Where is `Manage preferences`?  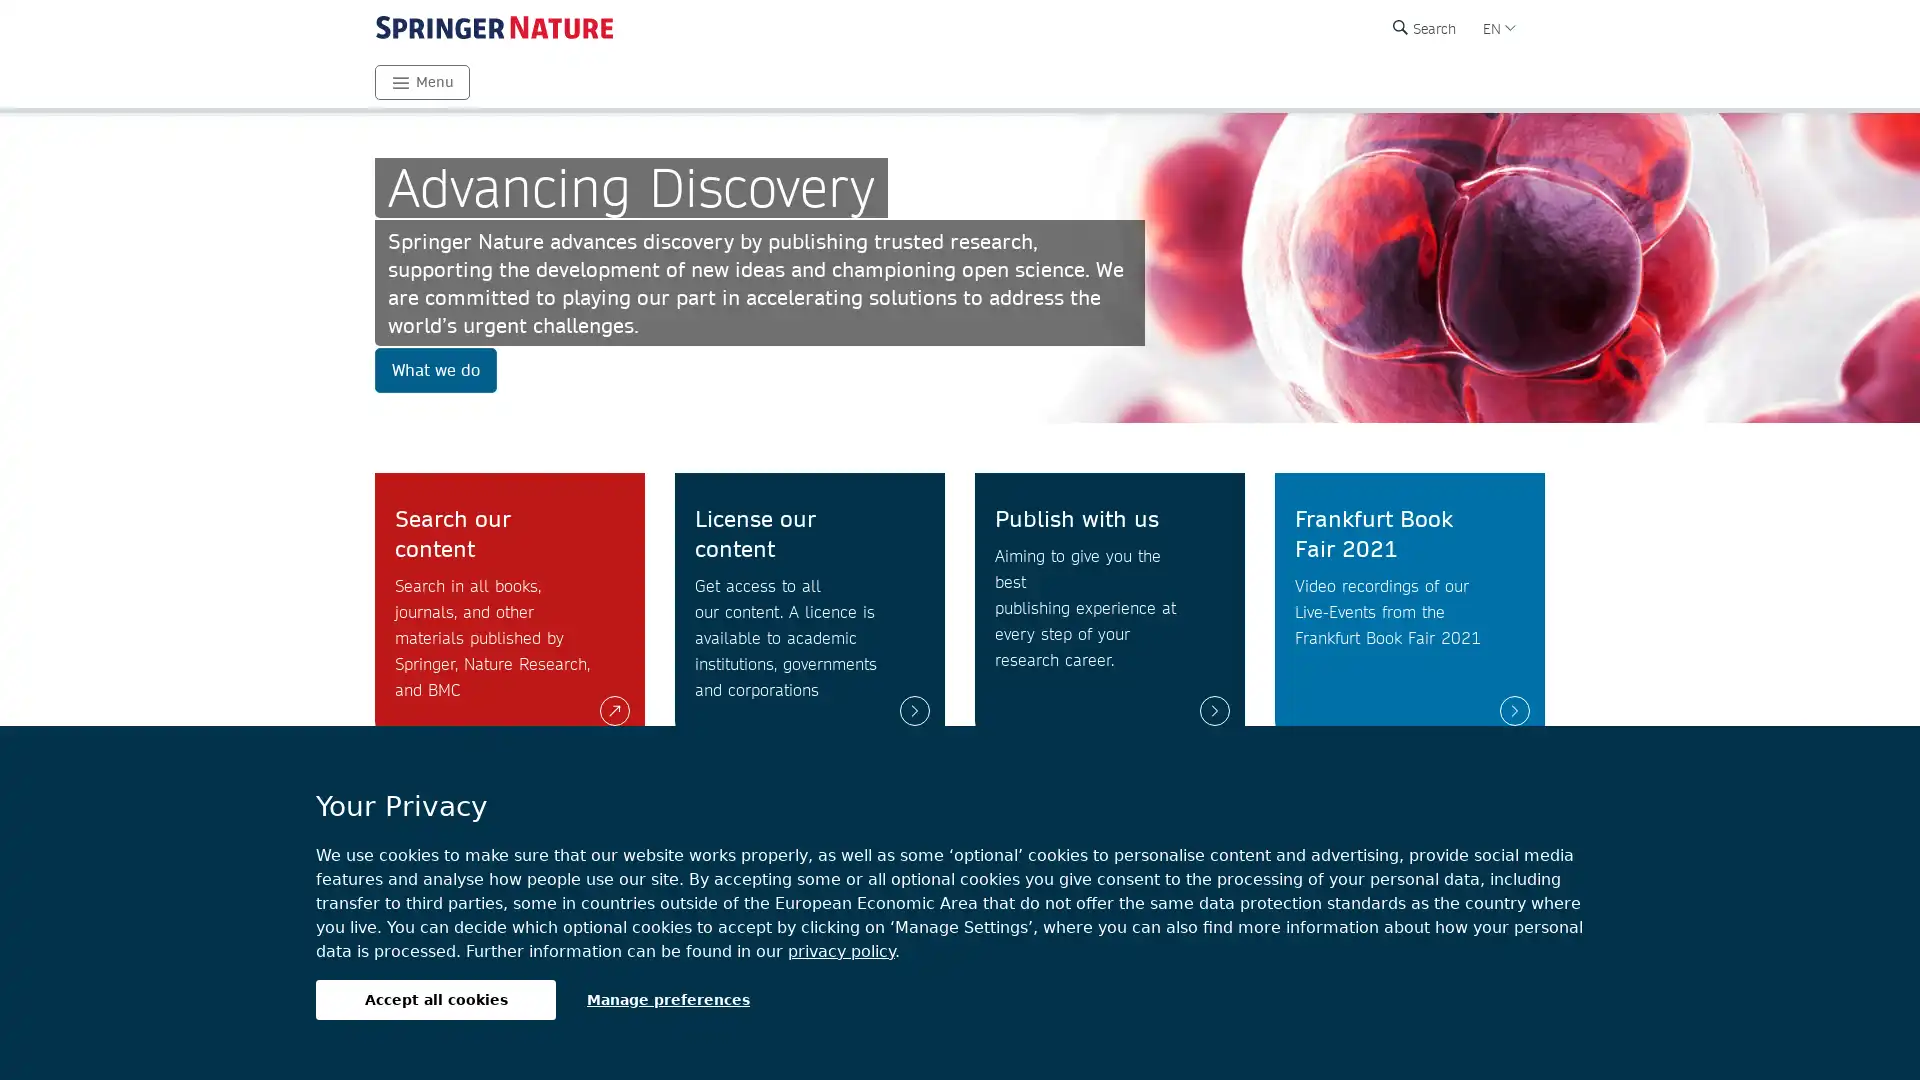
Manage preferences is located at coordinates (668, 999).